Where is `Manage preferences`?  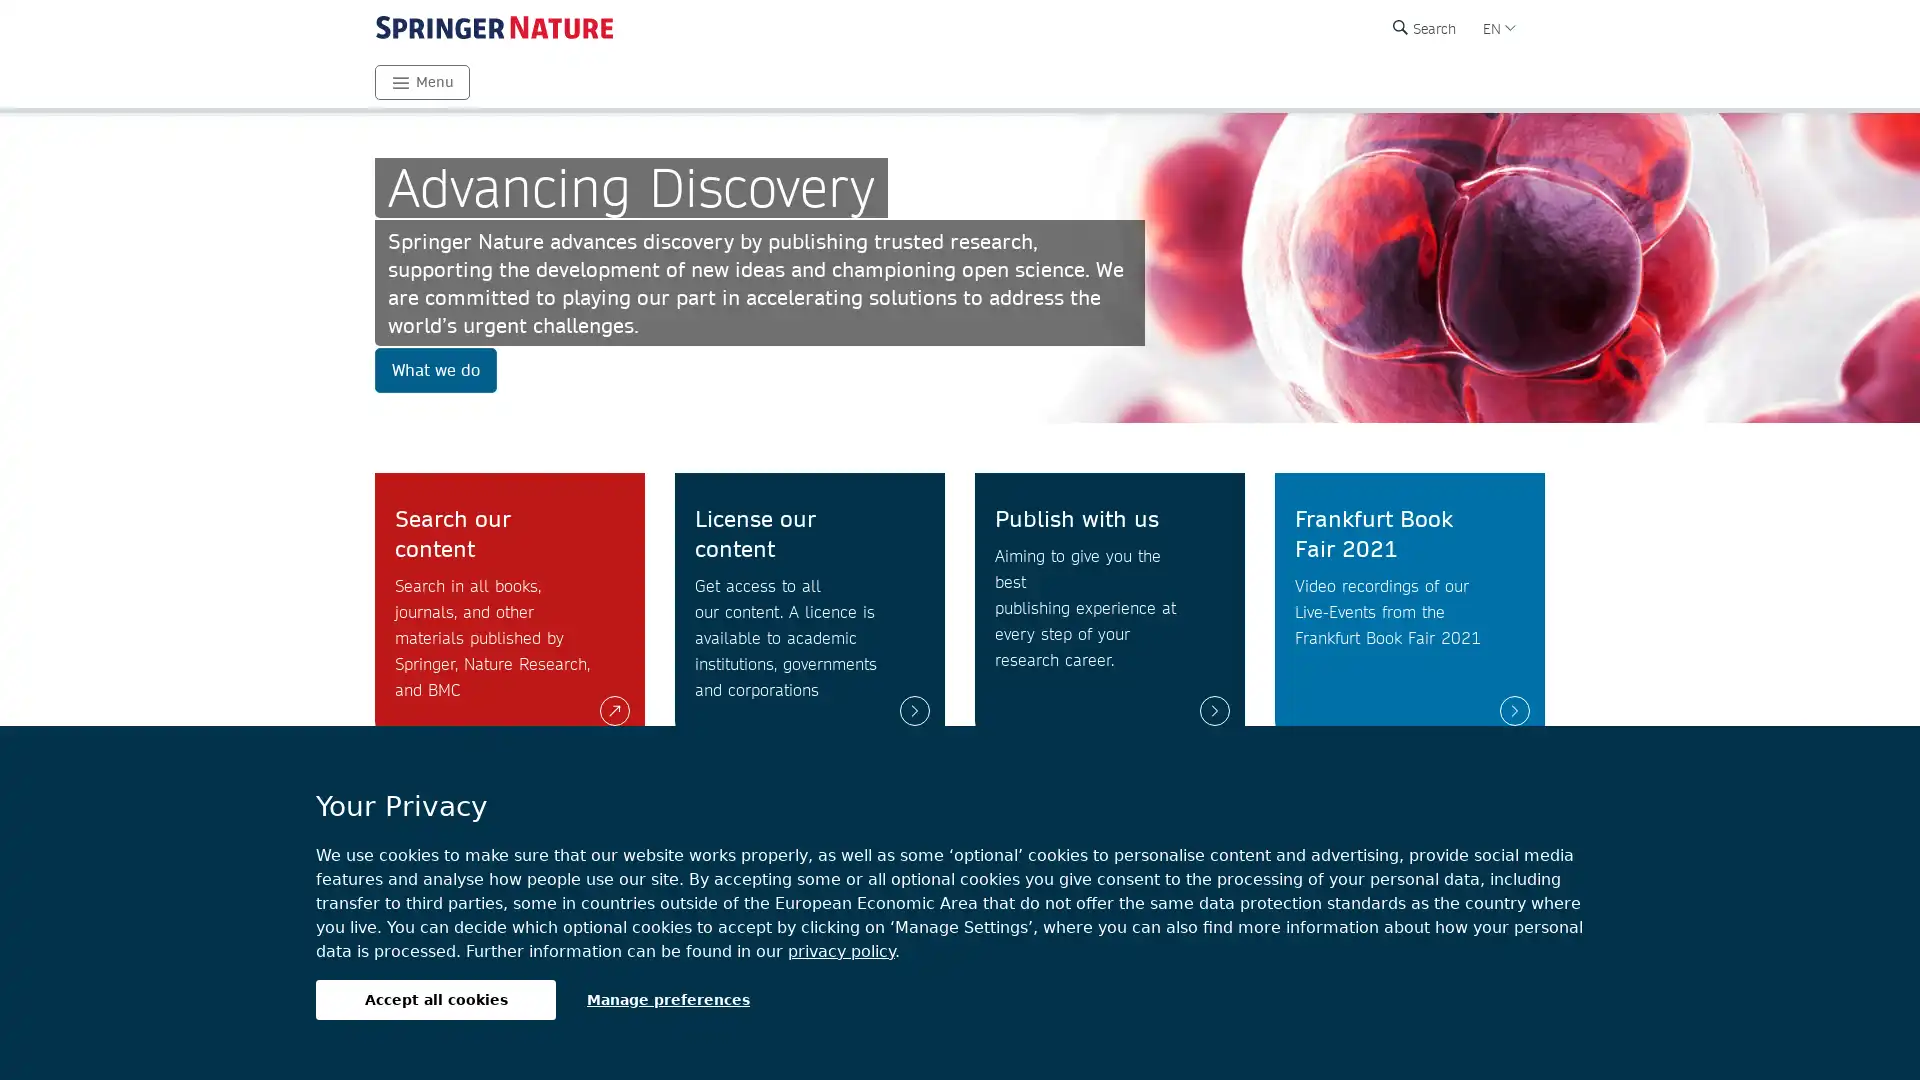
Manage preferences is located at coordinates (668, 999).